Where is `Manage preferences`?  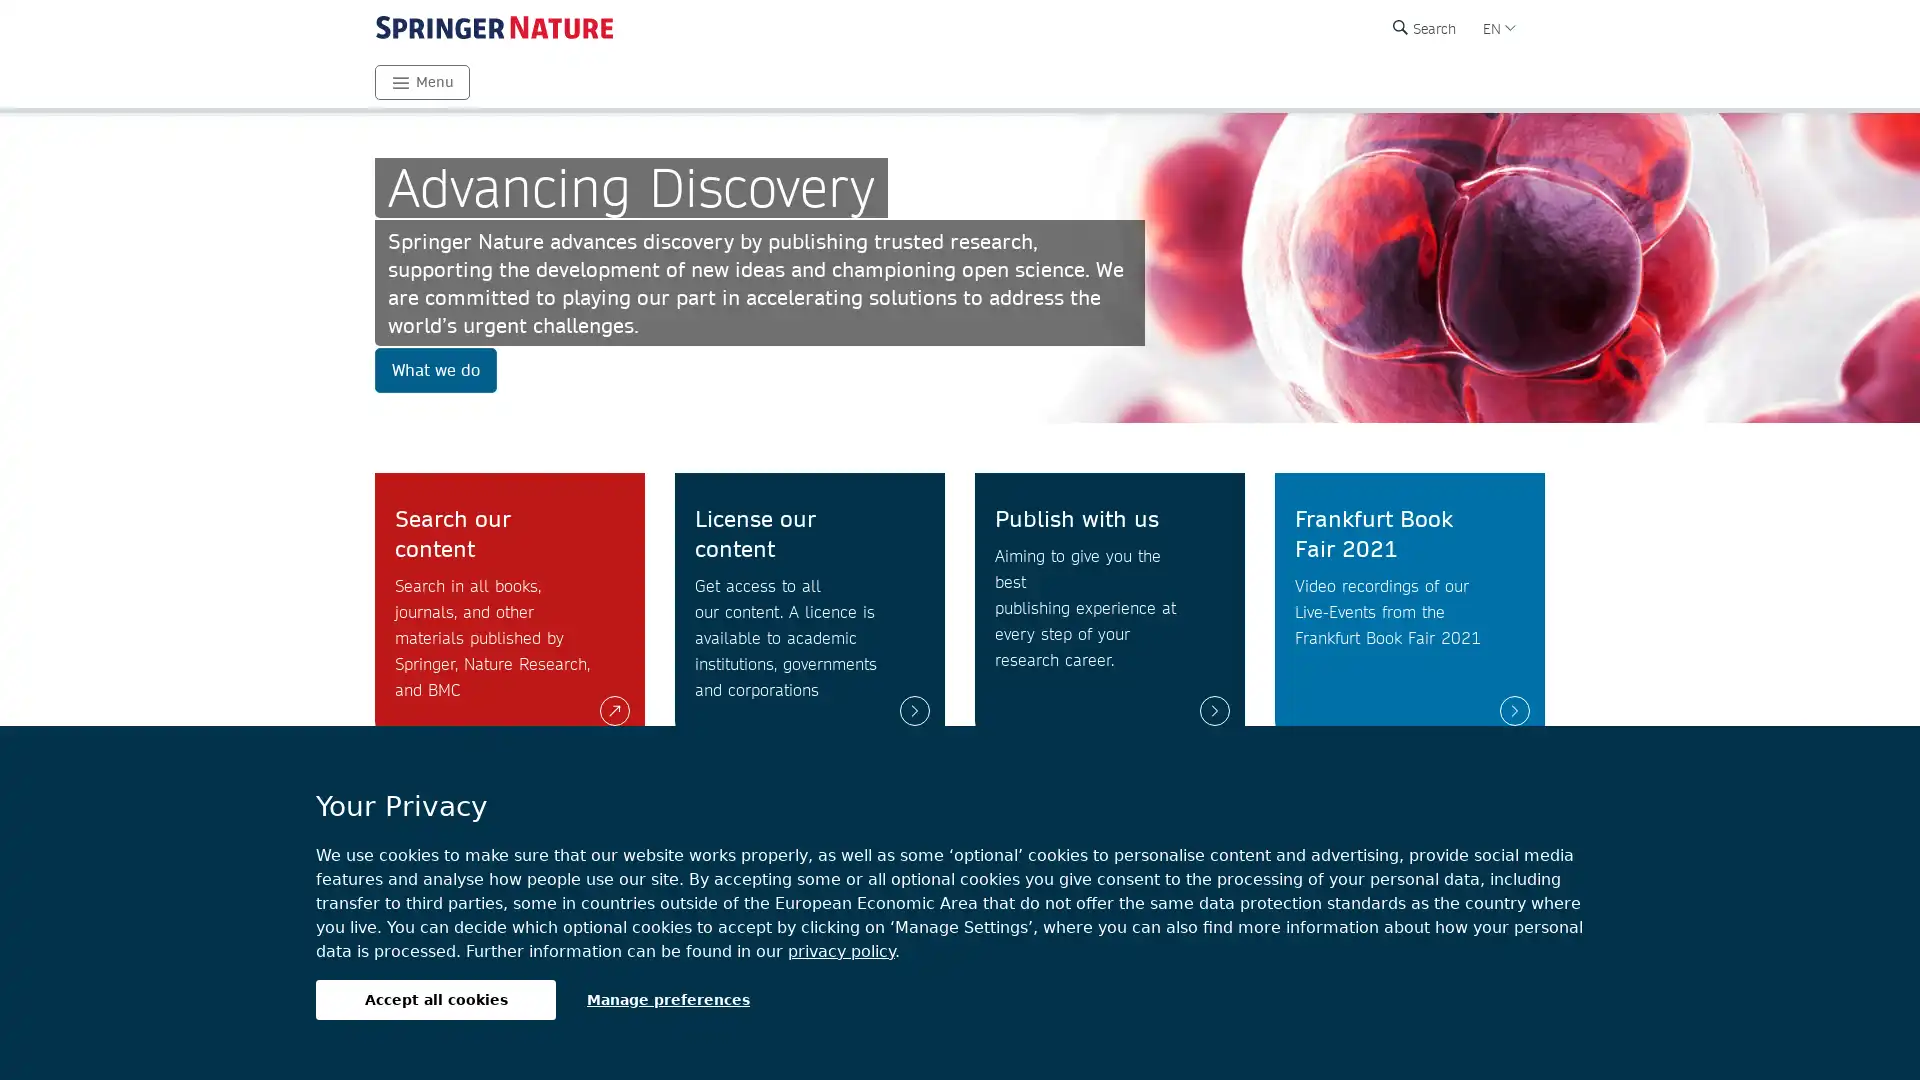
Manage preferences is located at coordinates (668, 999).